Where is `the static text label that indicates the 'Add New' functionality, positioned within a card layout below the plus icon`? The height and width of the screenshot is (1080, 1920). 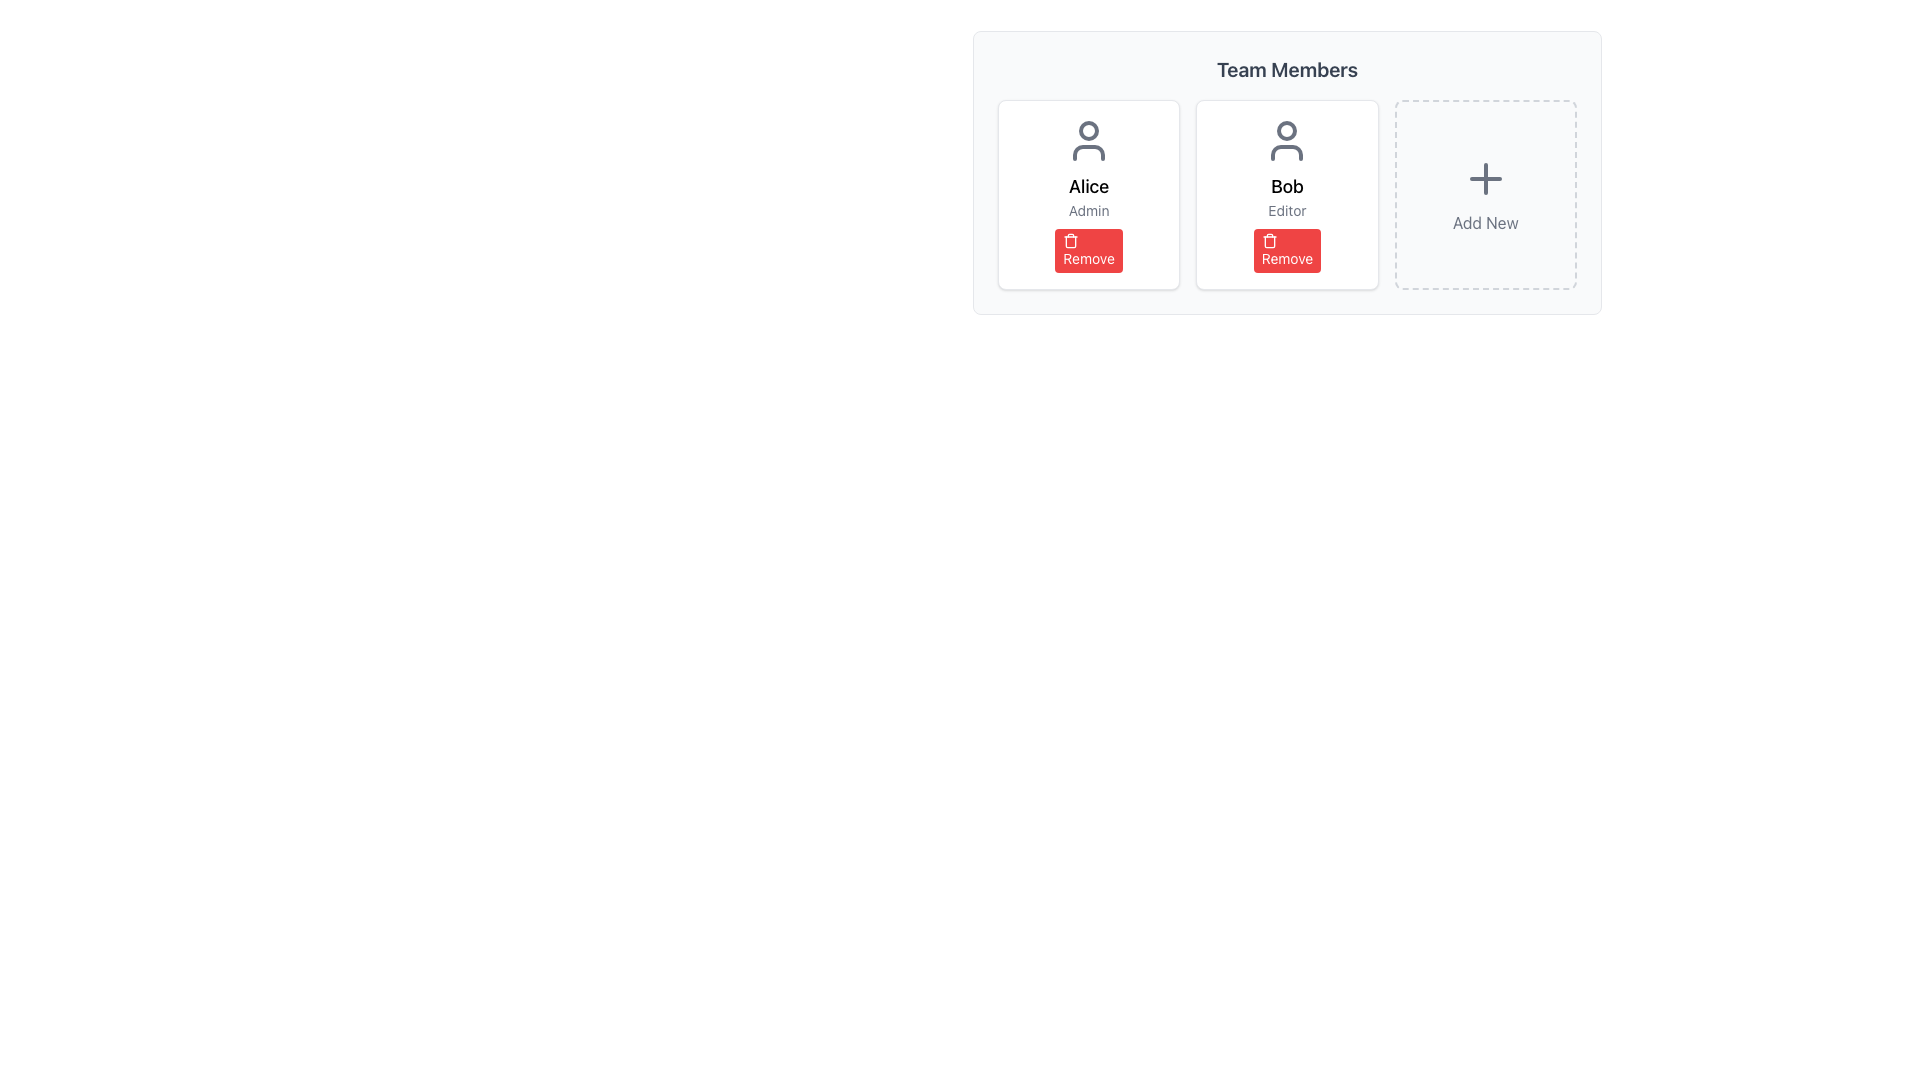 the static text label that indicates the 'Add New' functionality, positioned within a card layout below the plus icon is located at coordinates (1485, 223).